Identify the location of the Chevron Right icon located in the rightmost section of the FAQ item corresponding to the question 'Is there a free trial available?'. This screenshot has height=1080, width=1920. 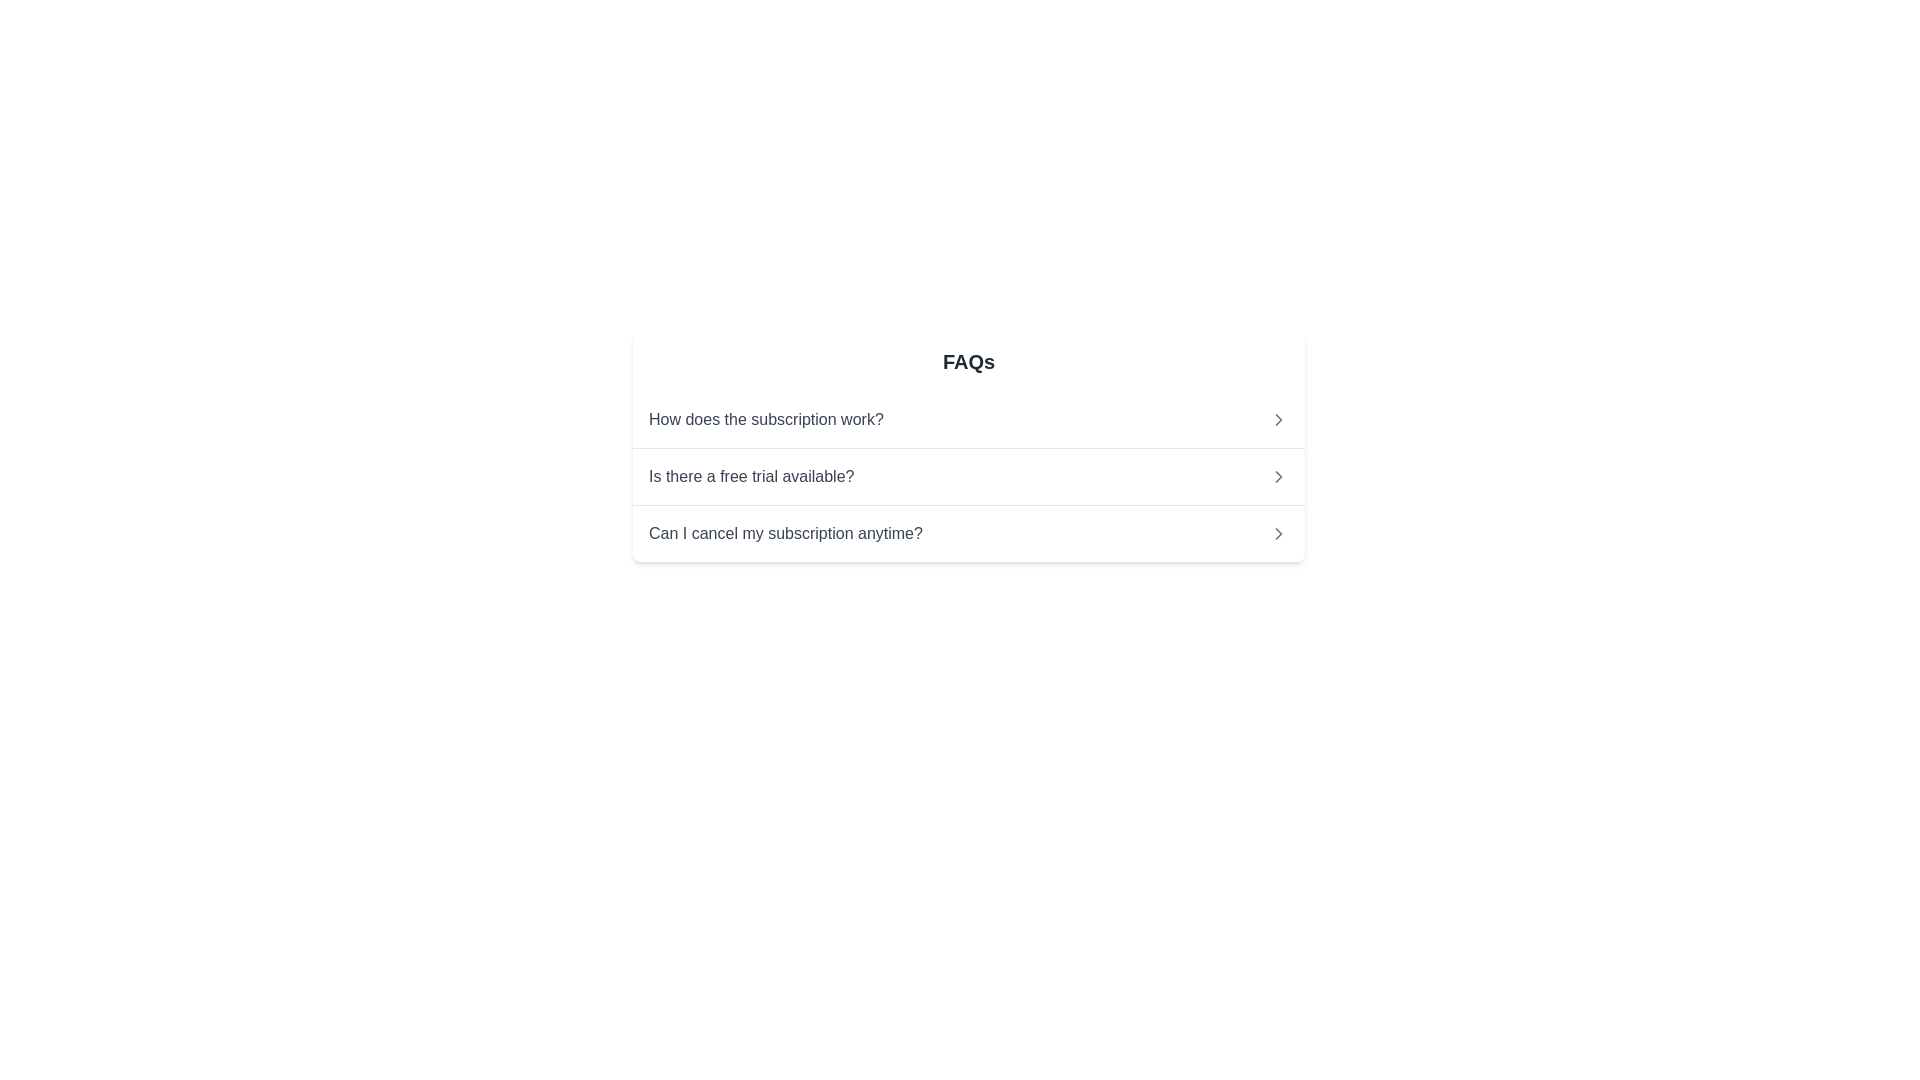
(1277, 477).